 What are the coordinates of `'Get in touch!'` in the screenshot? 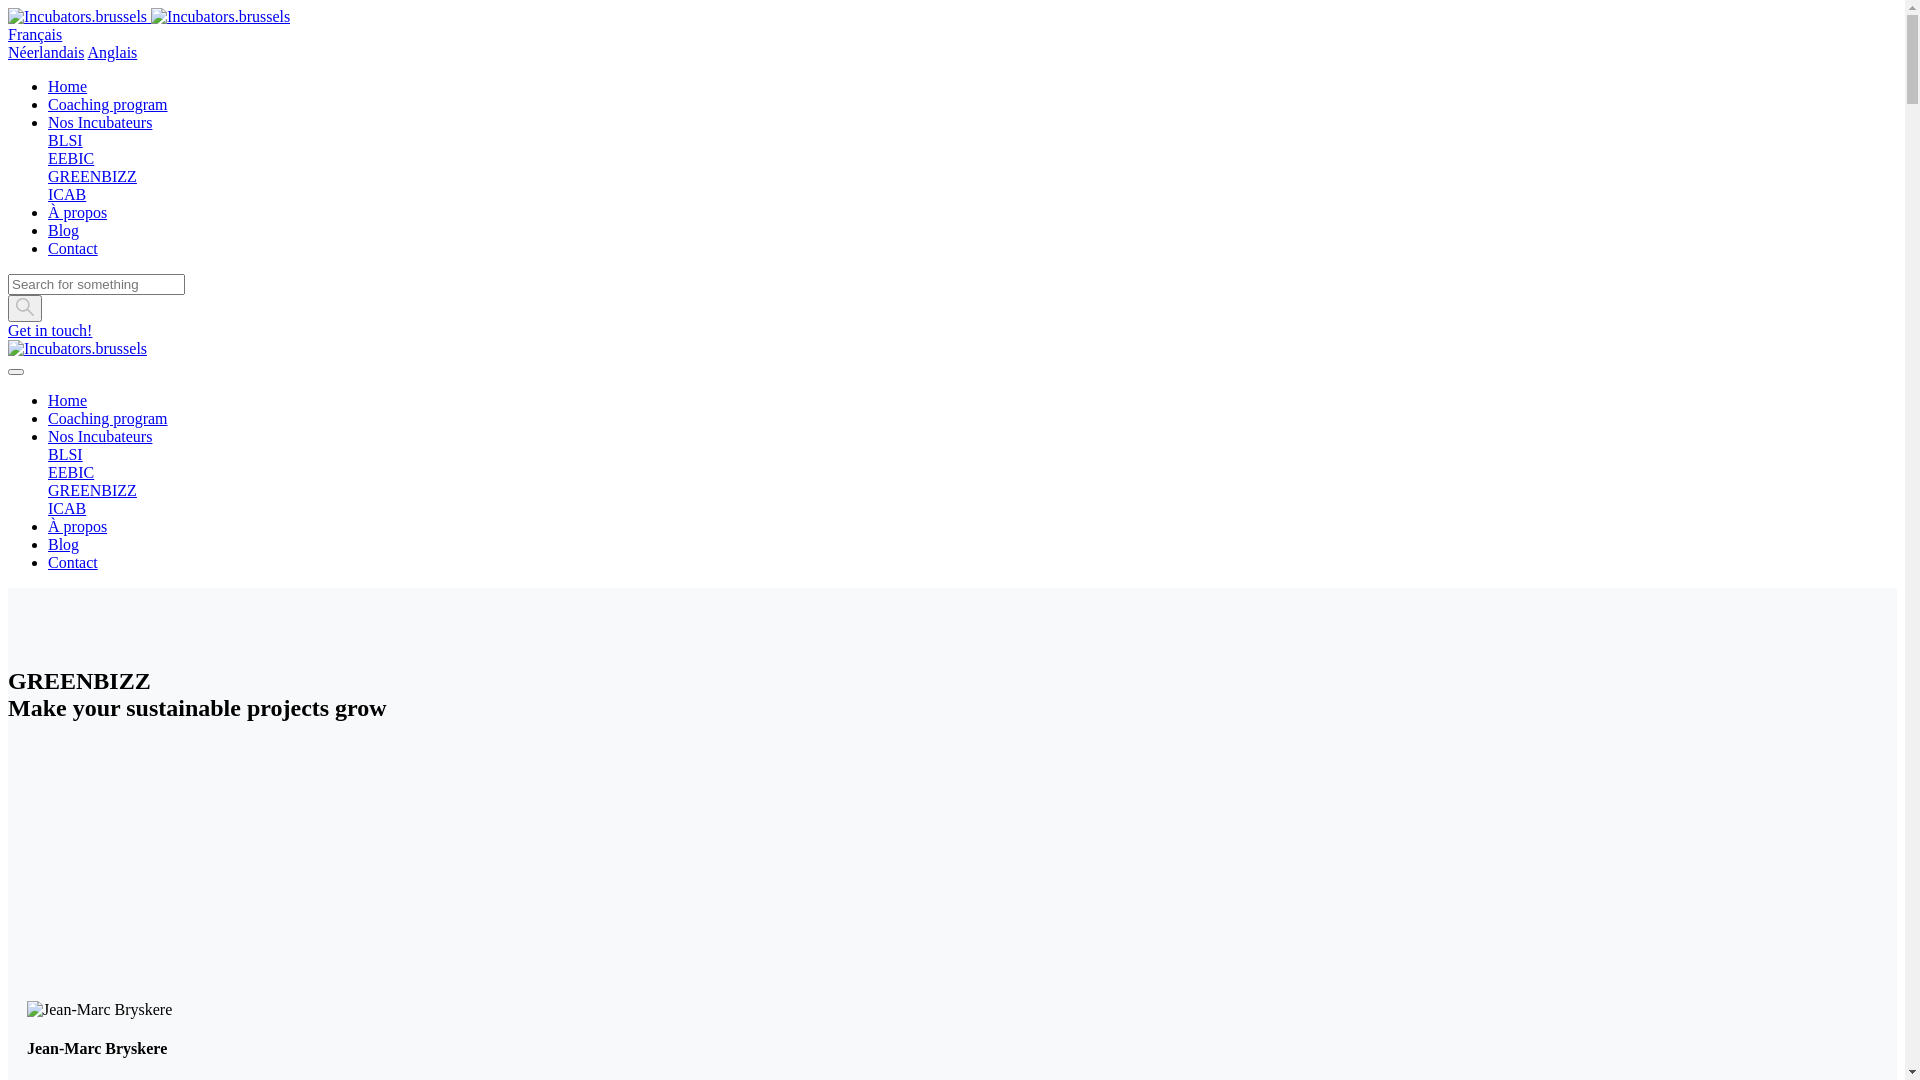 It's located at (49, 329).